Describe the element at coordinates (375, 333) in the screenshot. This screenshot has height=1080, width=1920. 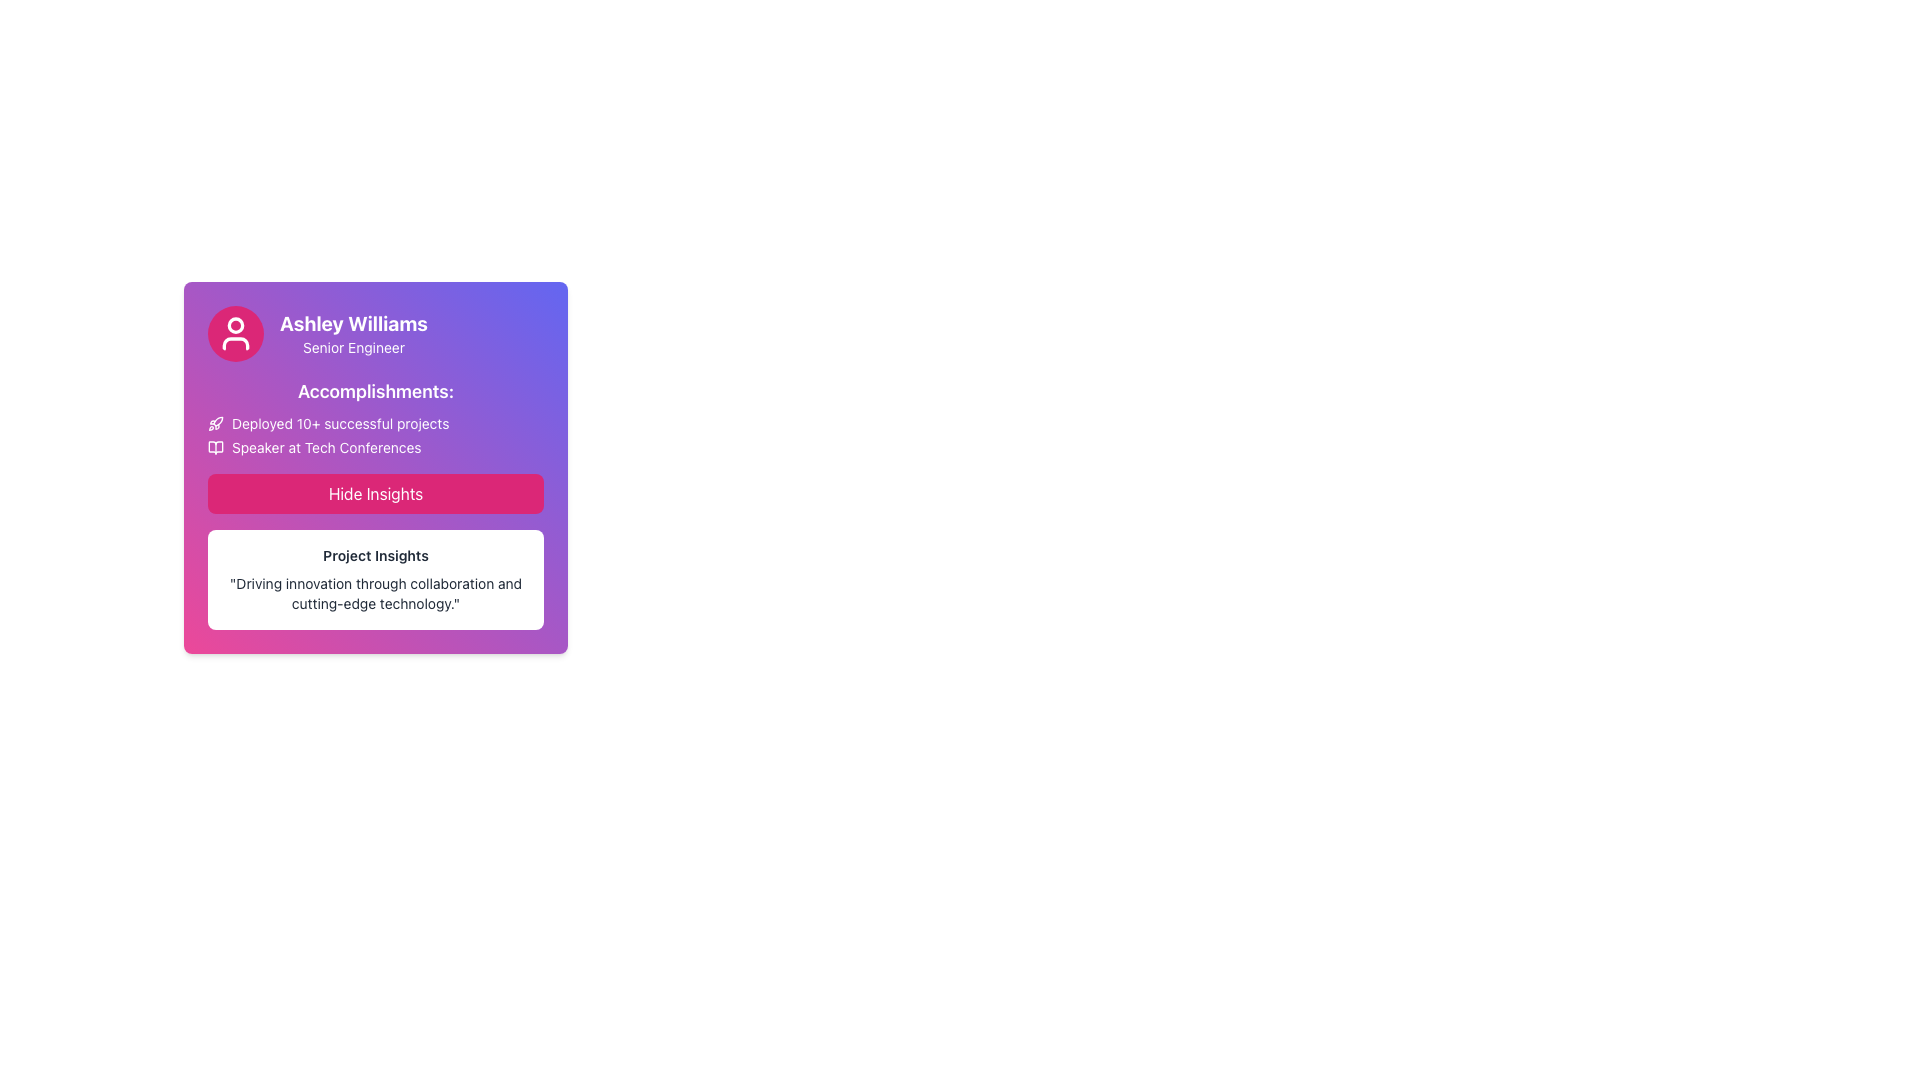
I see `text from the Text and Icon Section containing 'Ashley Williams' and 'Senior Engineer' to obtain the individual's information` at that location.